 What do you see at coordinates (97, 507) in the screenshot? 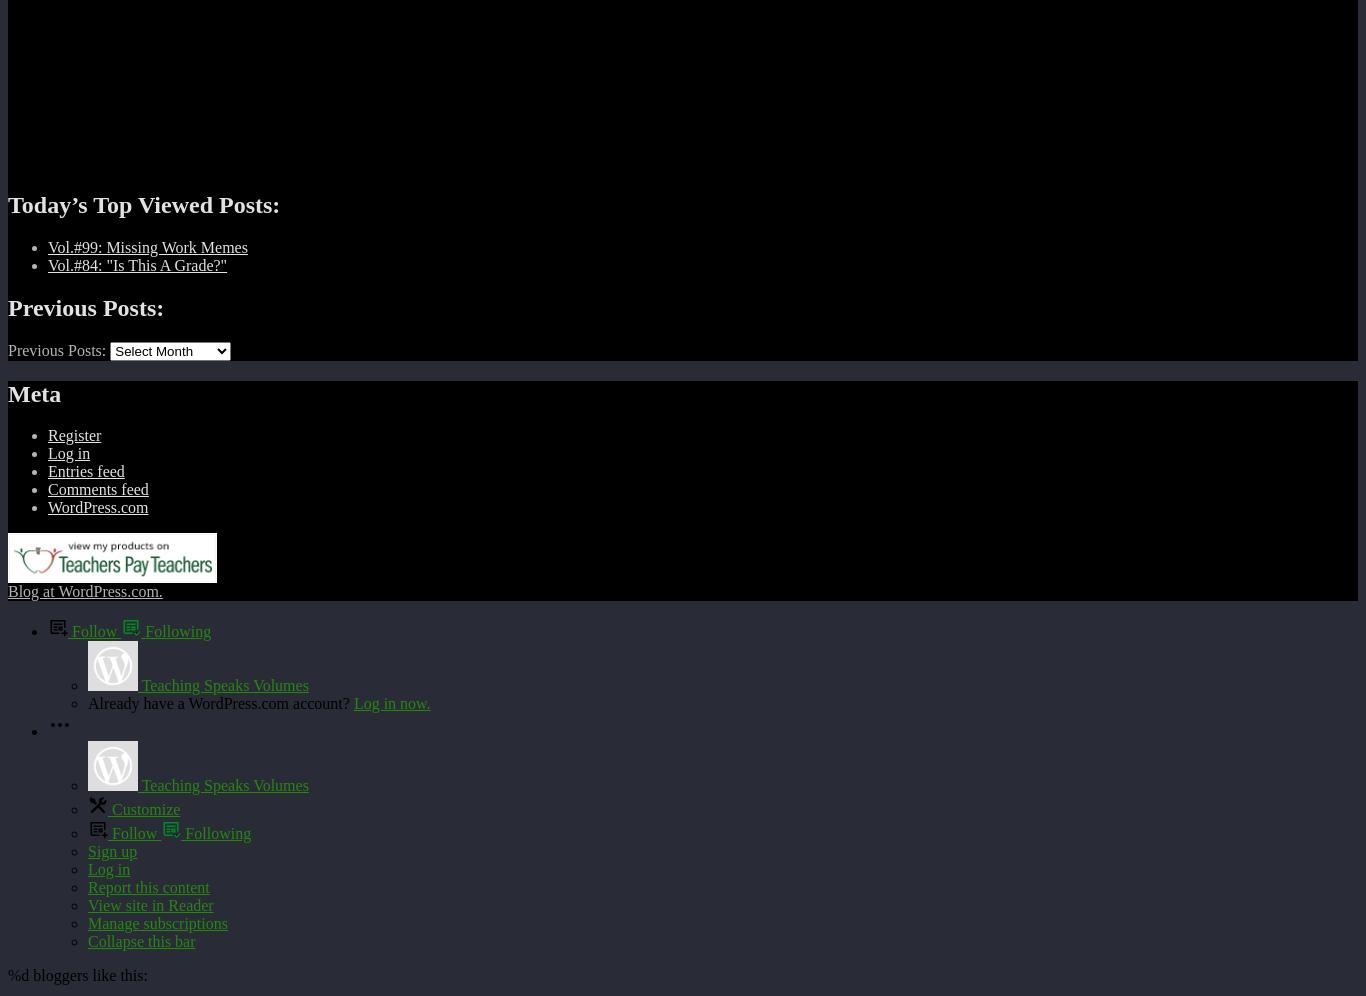
I see `'WordPress.com'` at bounding box center [97, 507].